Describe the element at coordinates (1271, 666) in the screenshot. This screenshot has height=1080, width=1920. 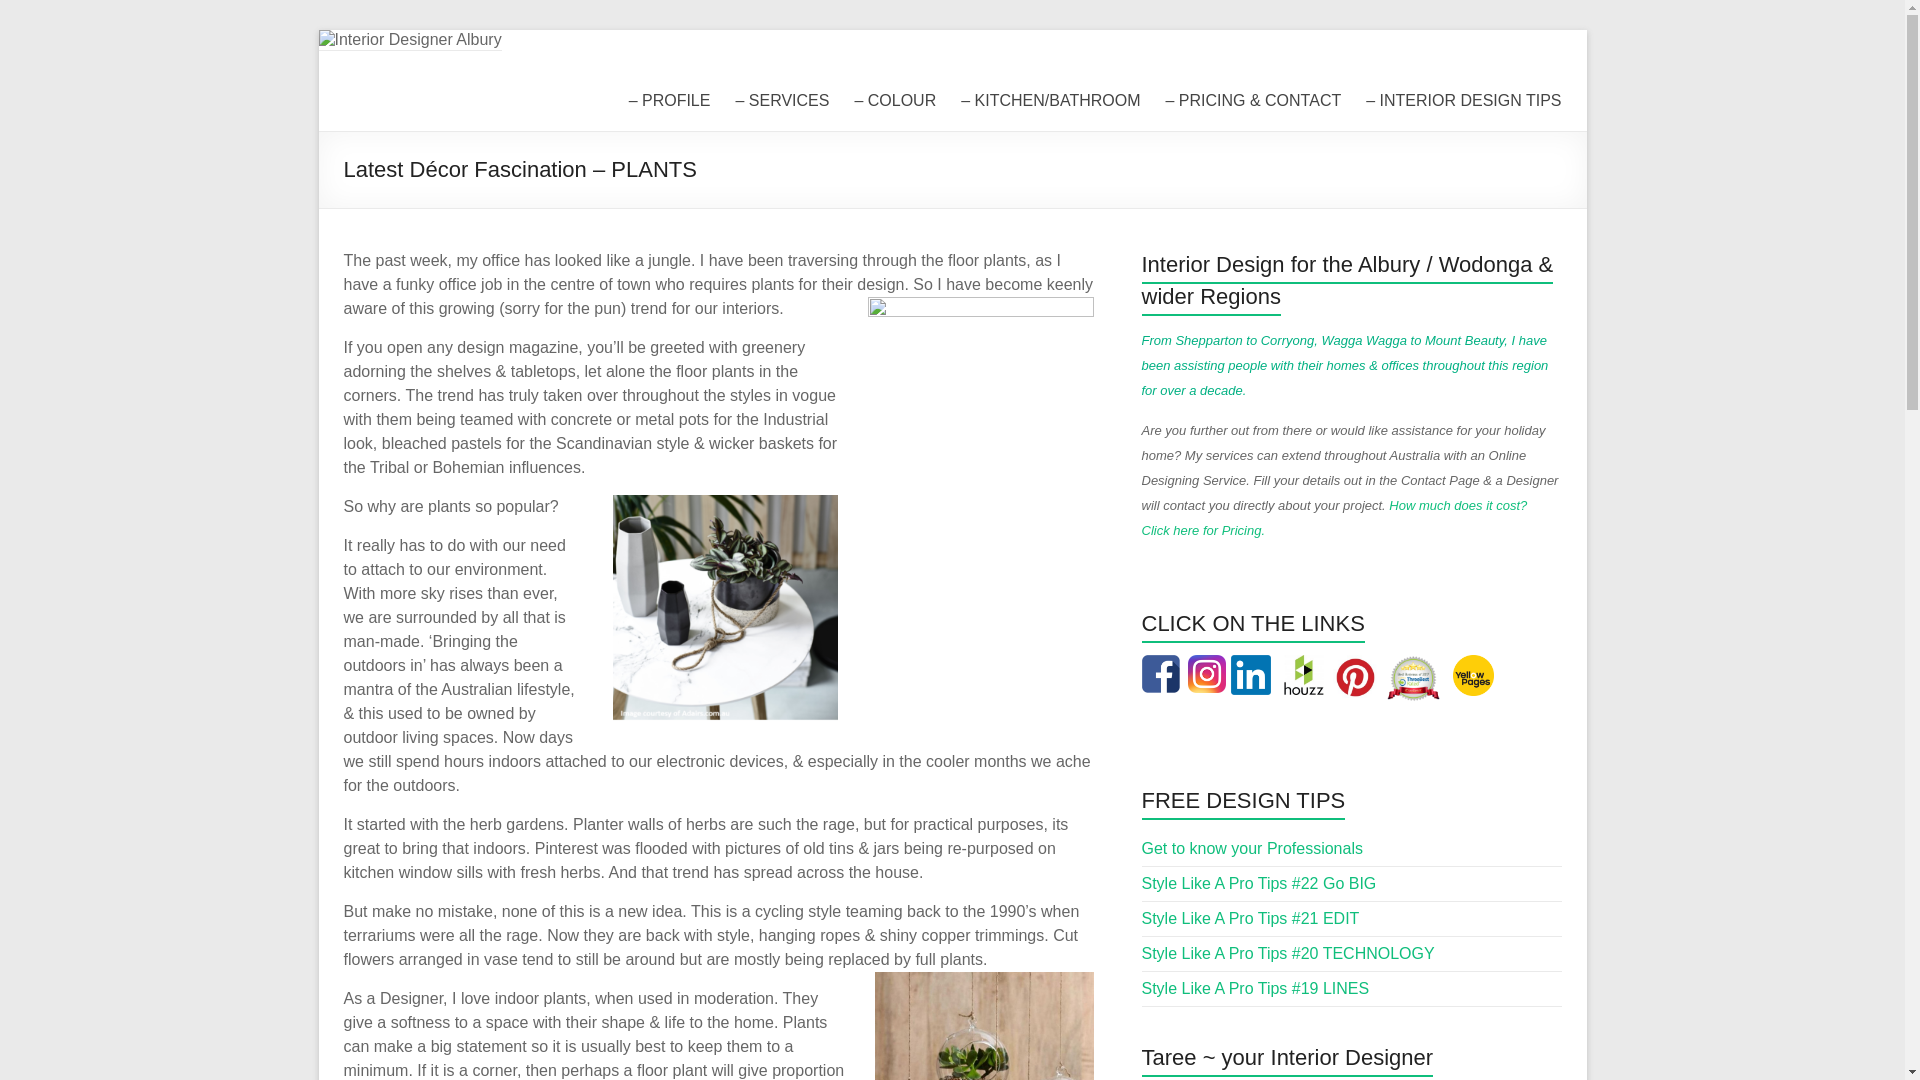
I see `' '` at that location.